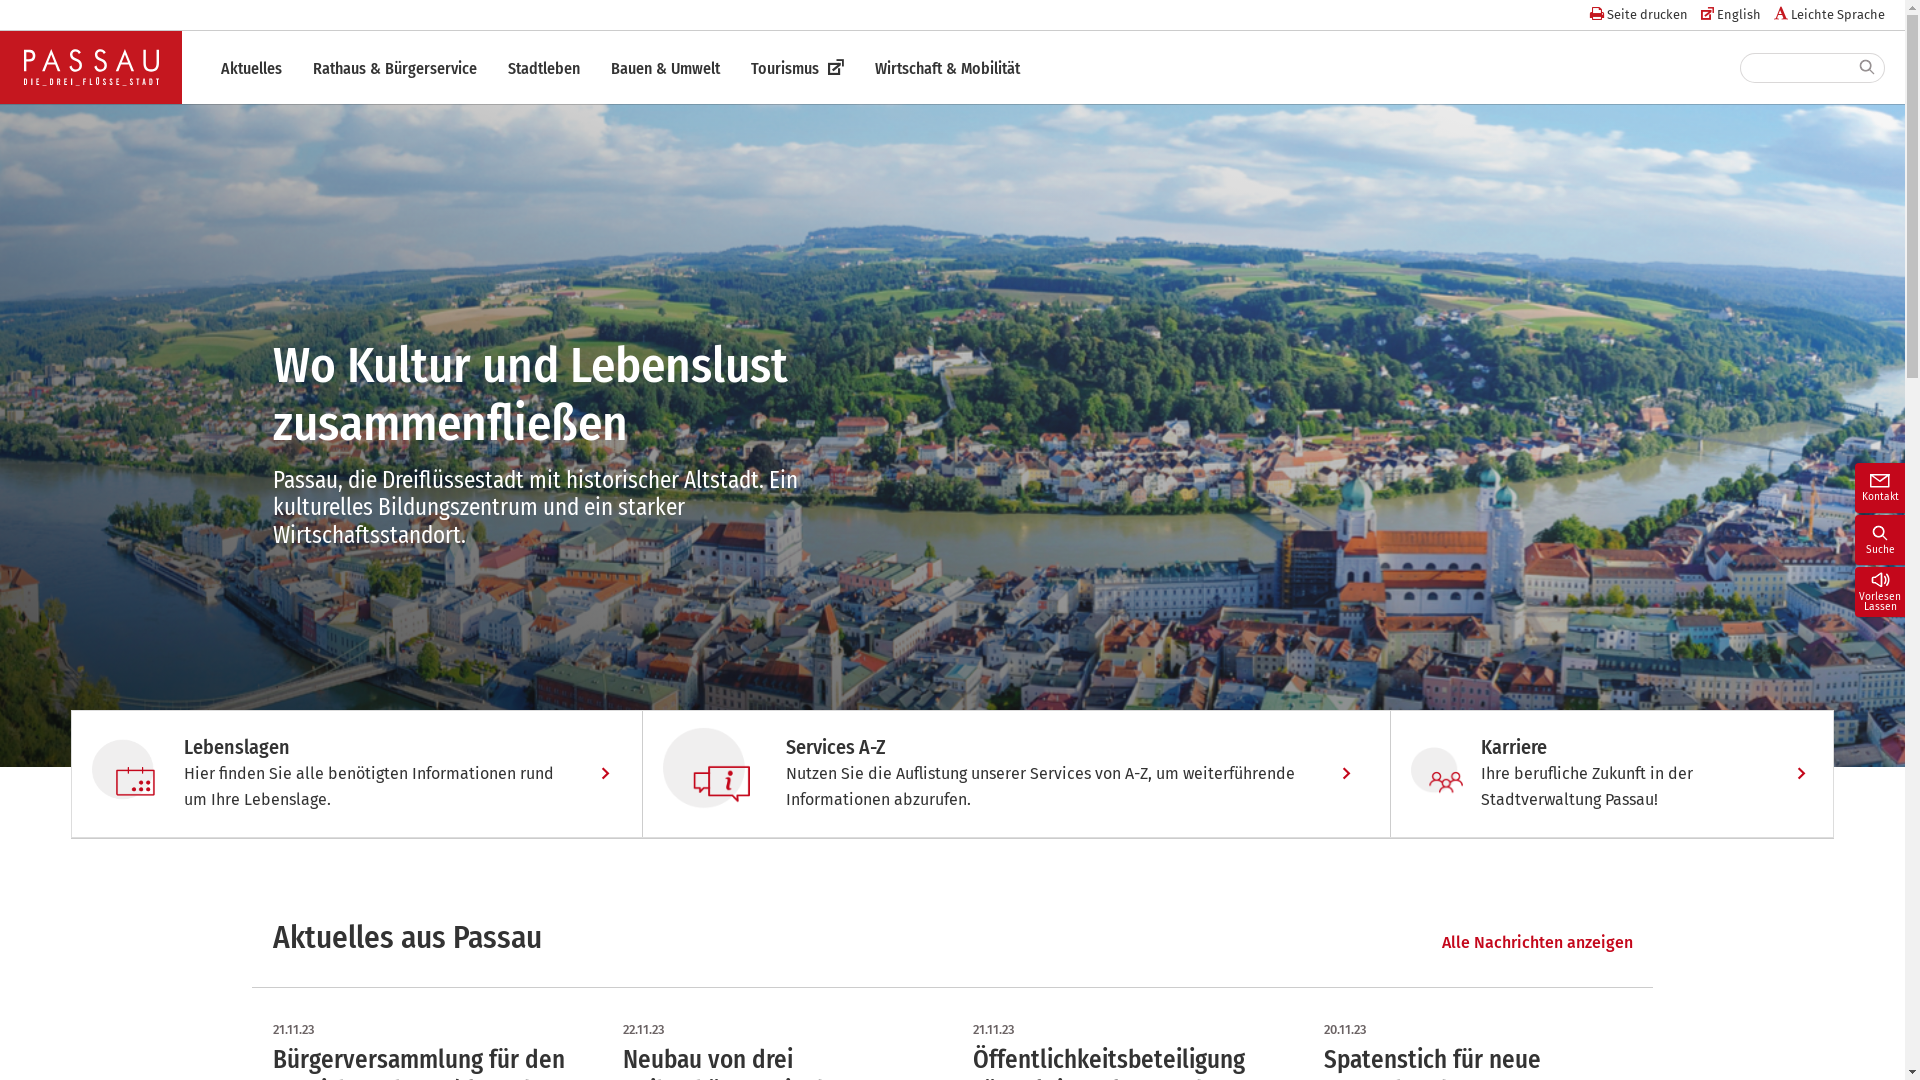  Describe the element at coordinates (543, 68) in the screenshot. I see `'Stadtleben'` at that location.